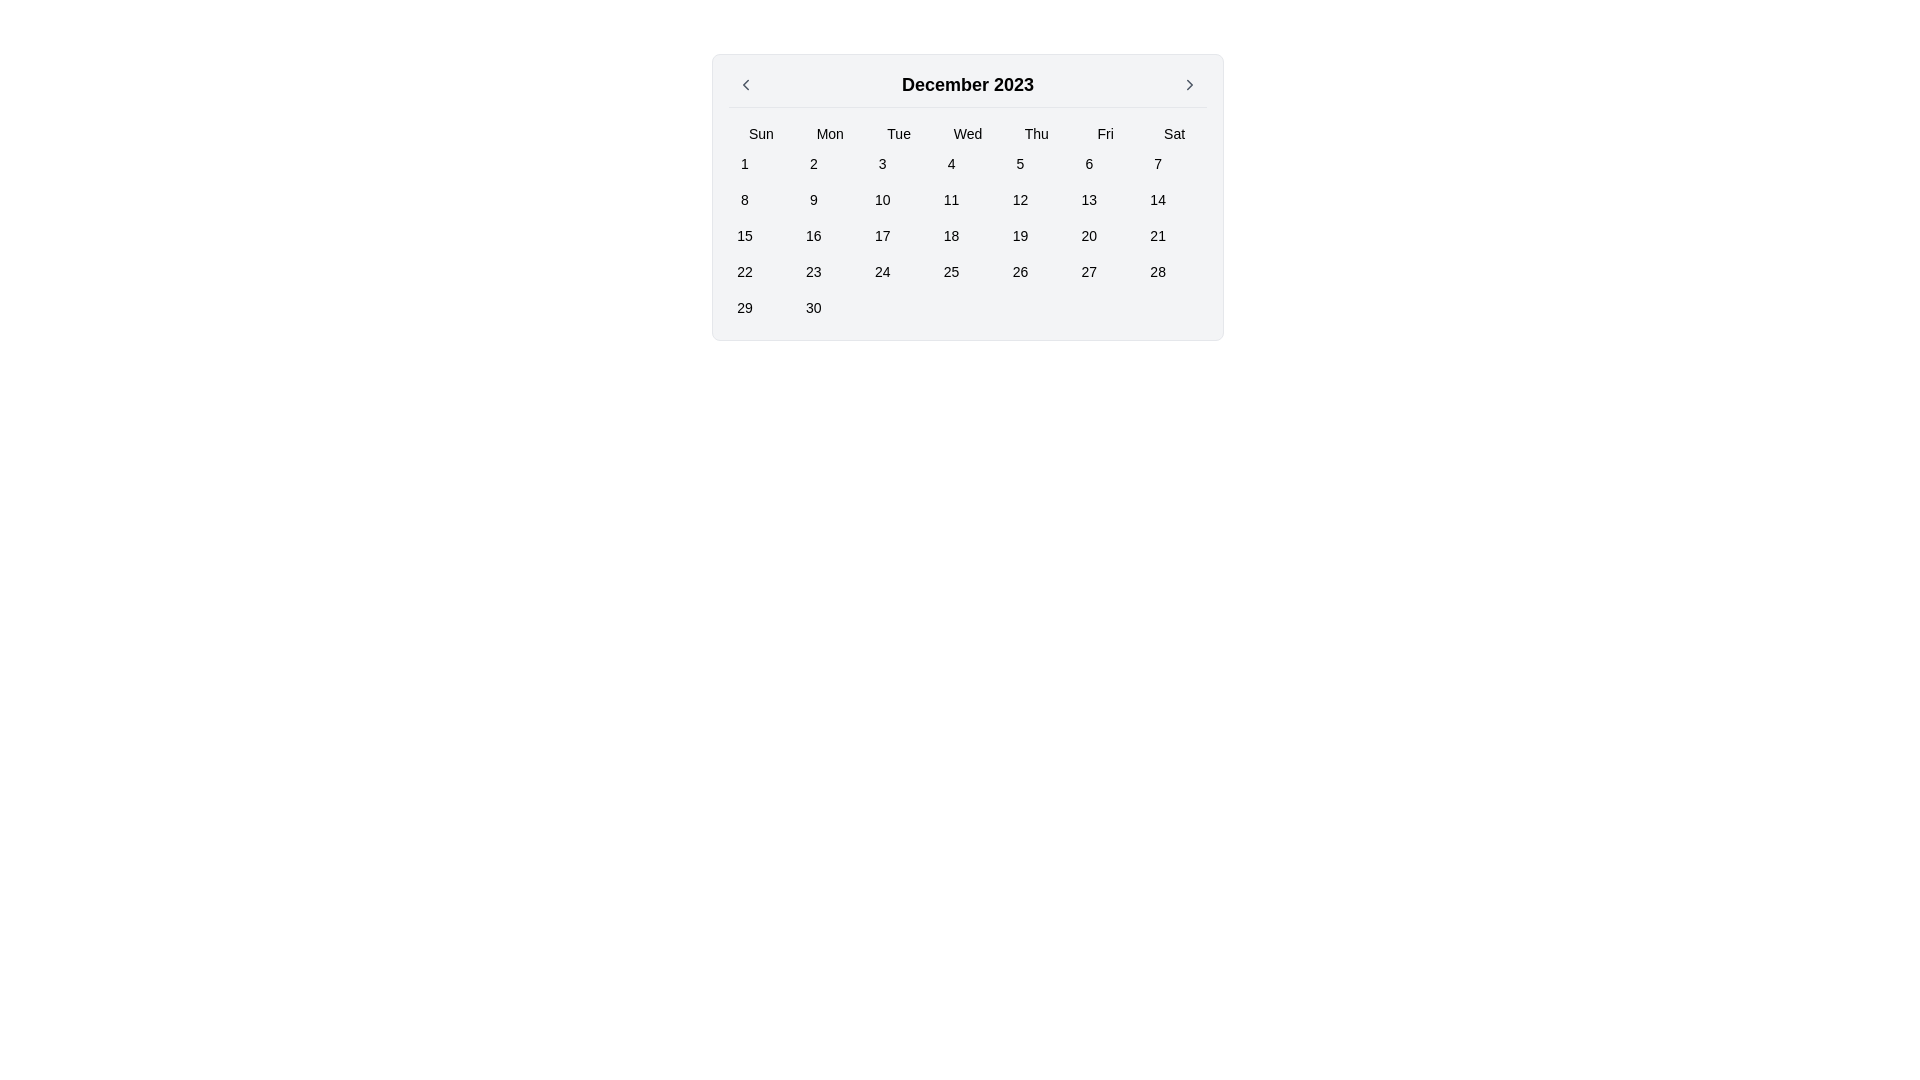  What do you see at coordinates (881, 272) in the screenshot?
I see `the button representing the date '24' in the December 2023 calendar` at bounding box center [881, 272].